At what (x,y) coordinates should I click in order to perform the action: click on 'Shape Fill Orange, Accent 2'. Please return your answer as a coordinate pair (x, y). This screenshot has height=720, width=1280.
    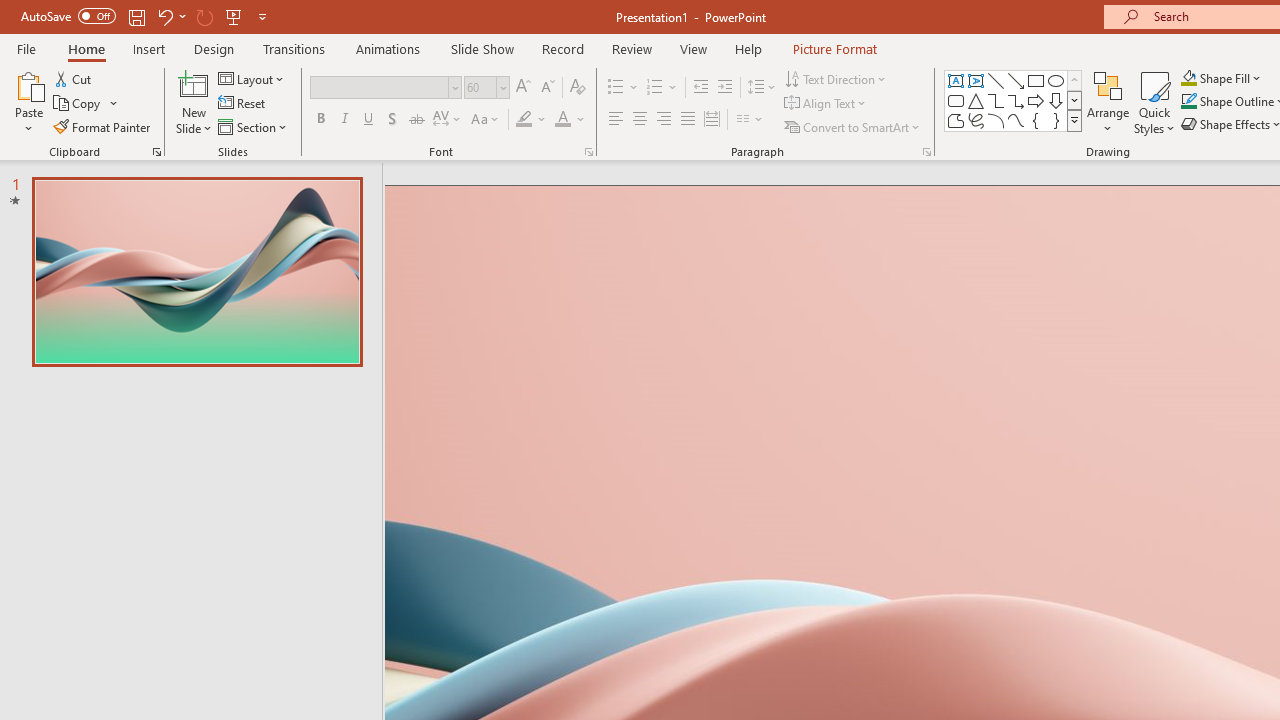
    Looking at the image, I should click on (1189, 77).